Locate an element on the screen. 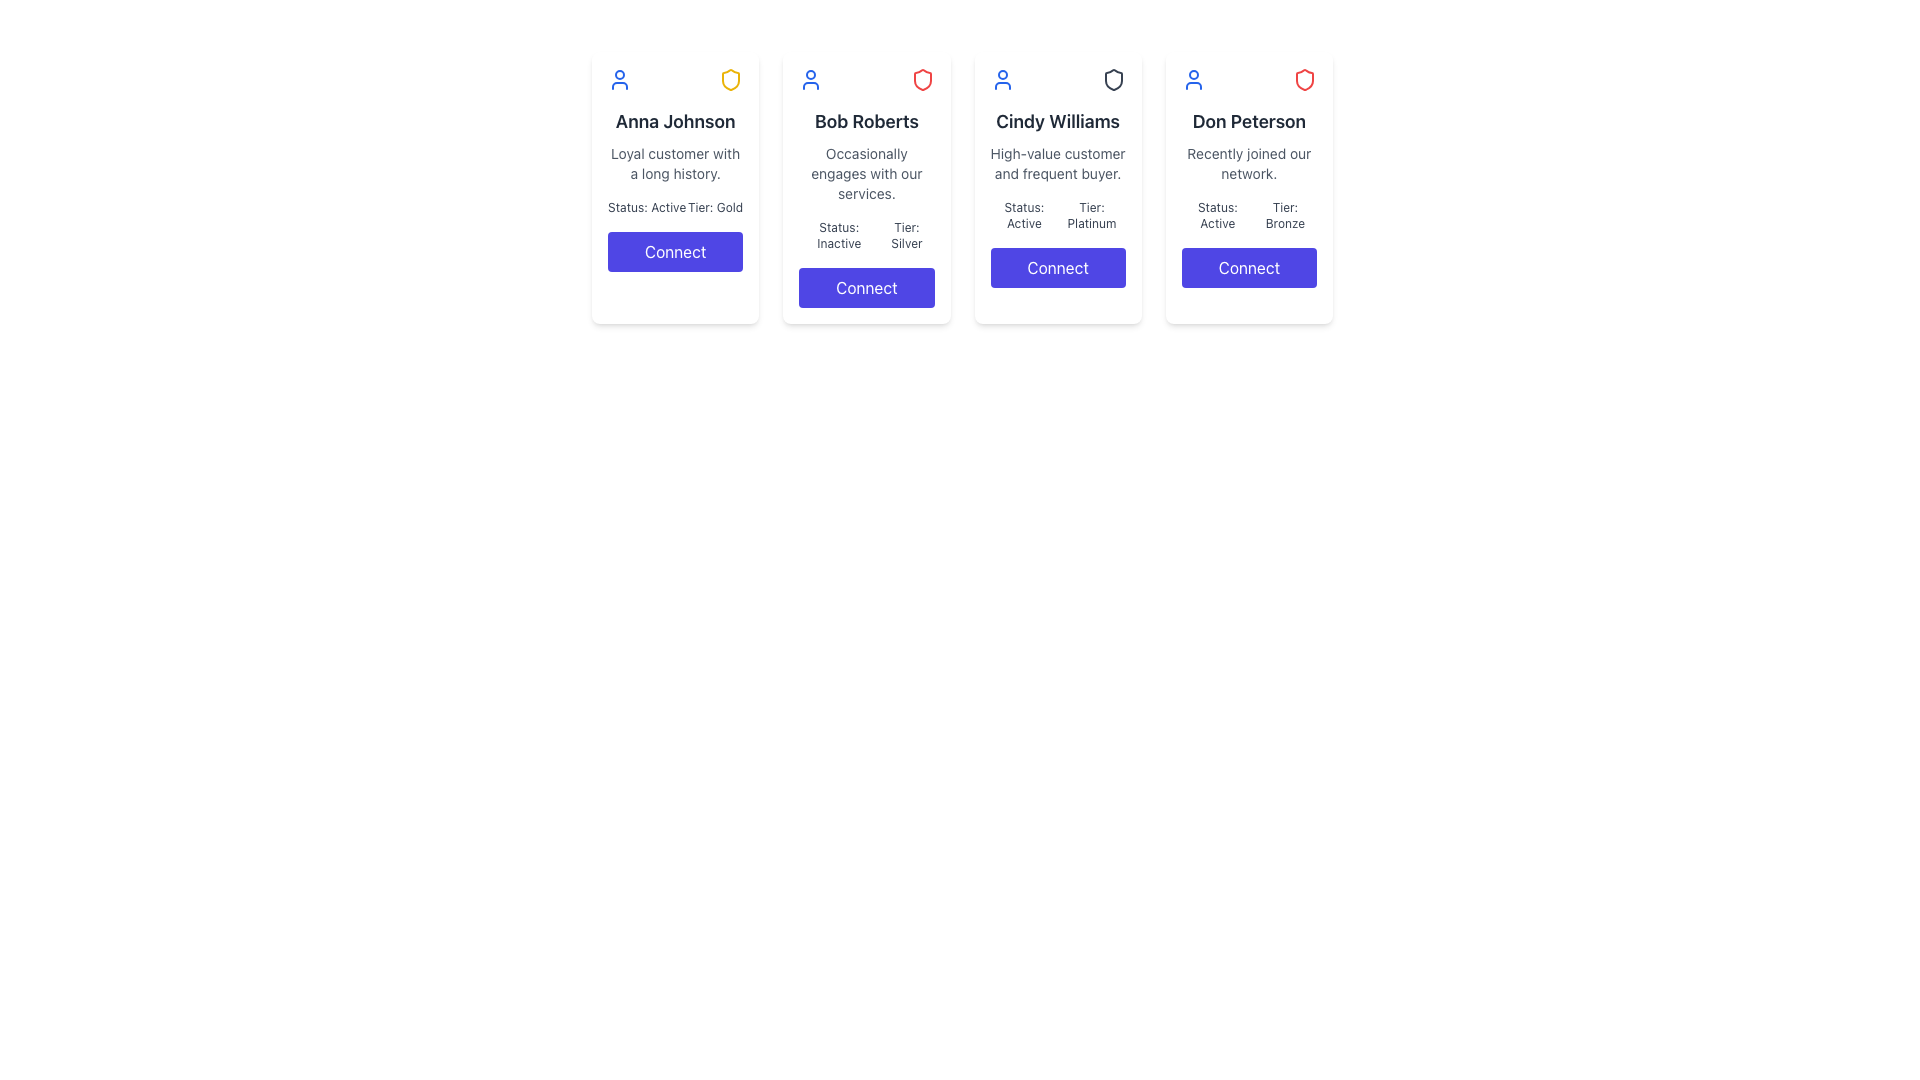  the status icon for 'Bob Roberts' located at the top-right corner of his card, which indicates security or protection is located at coordinates (921, 79).